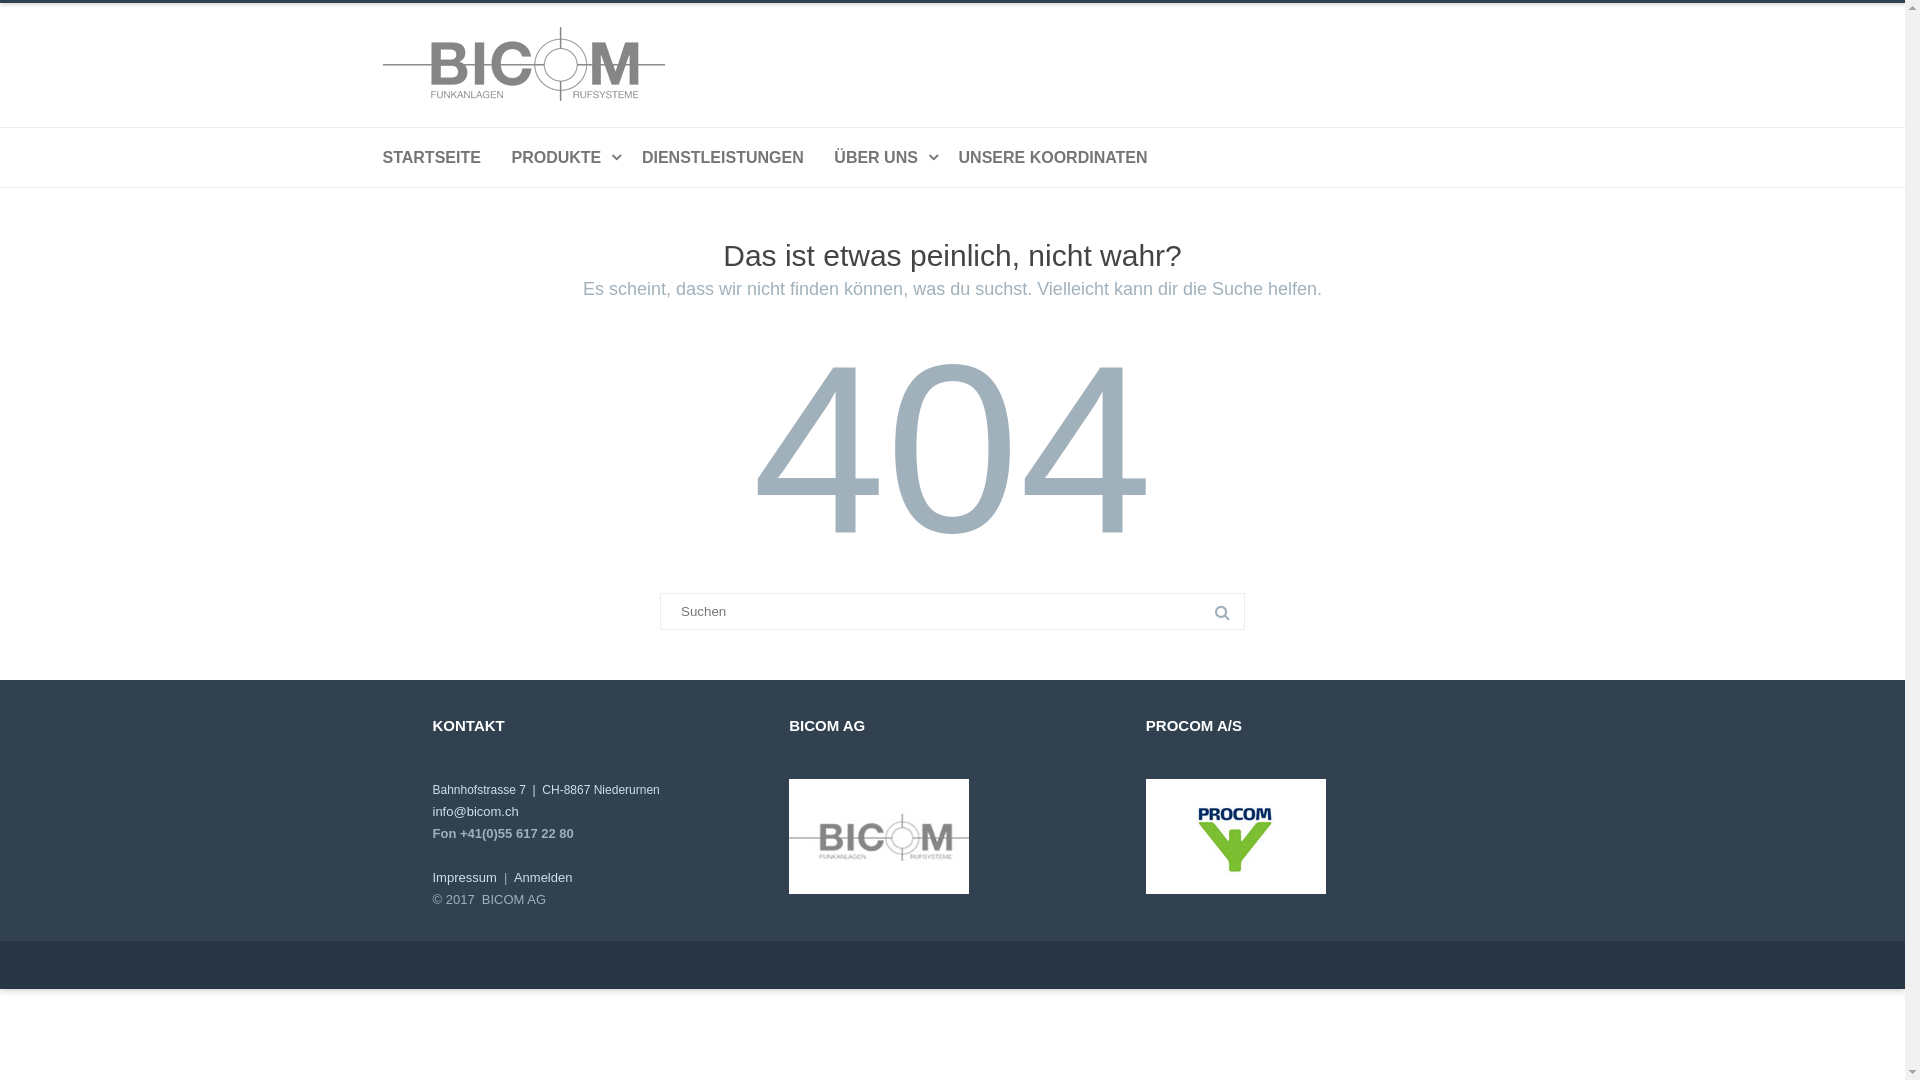 The height and width of the screenshot is (1080, 1920). Describe the element at coordinates (474, 811) in the screenshot. I see `'info@bicom.ch'` at that location.